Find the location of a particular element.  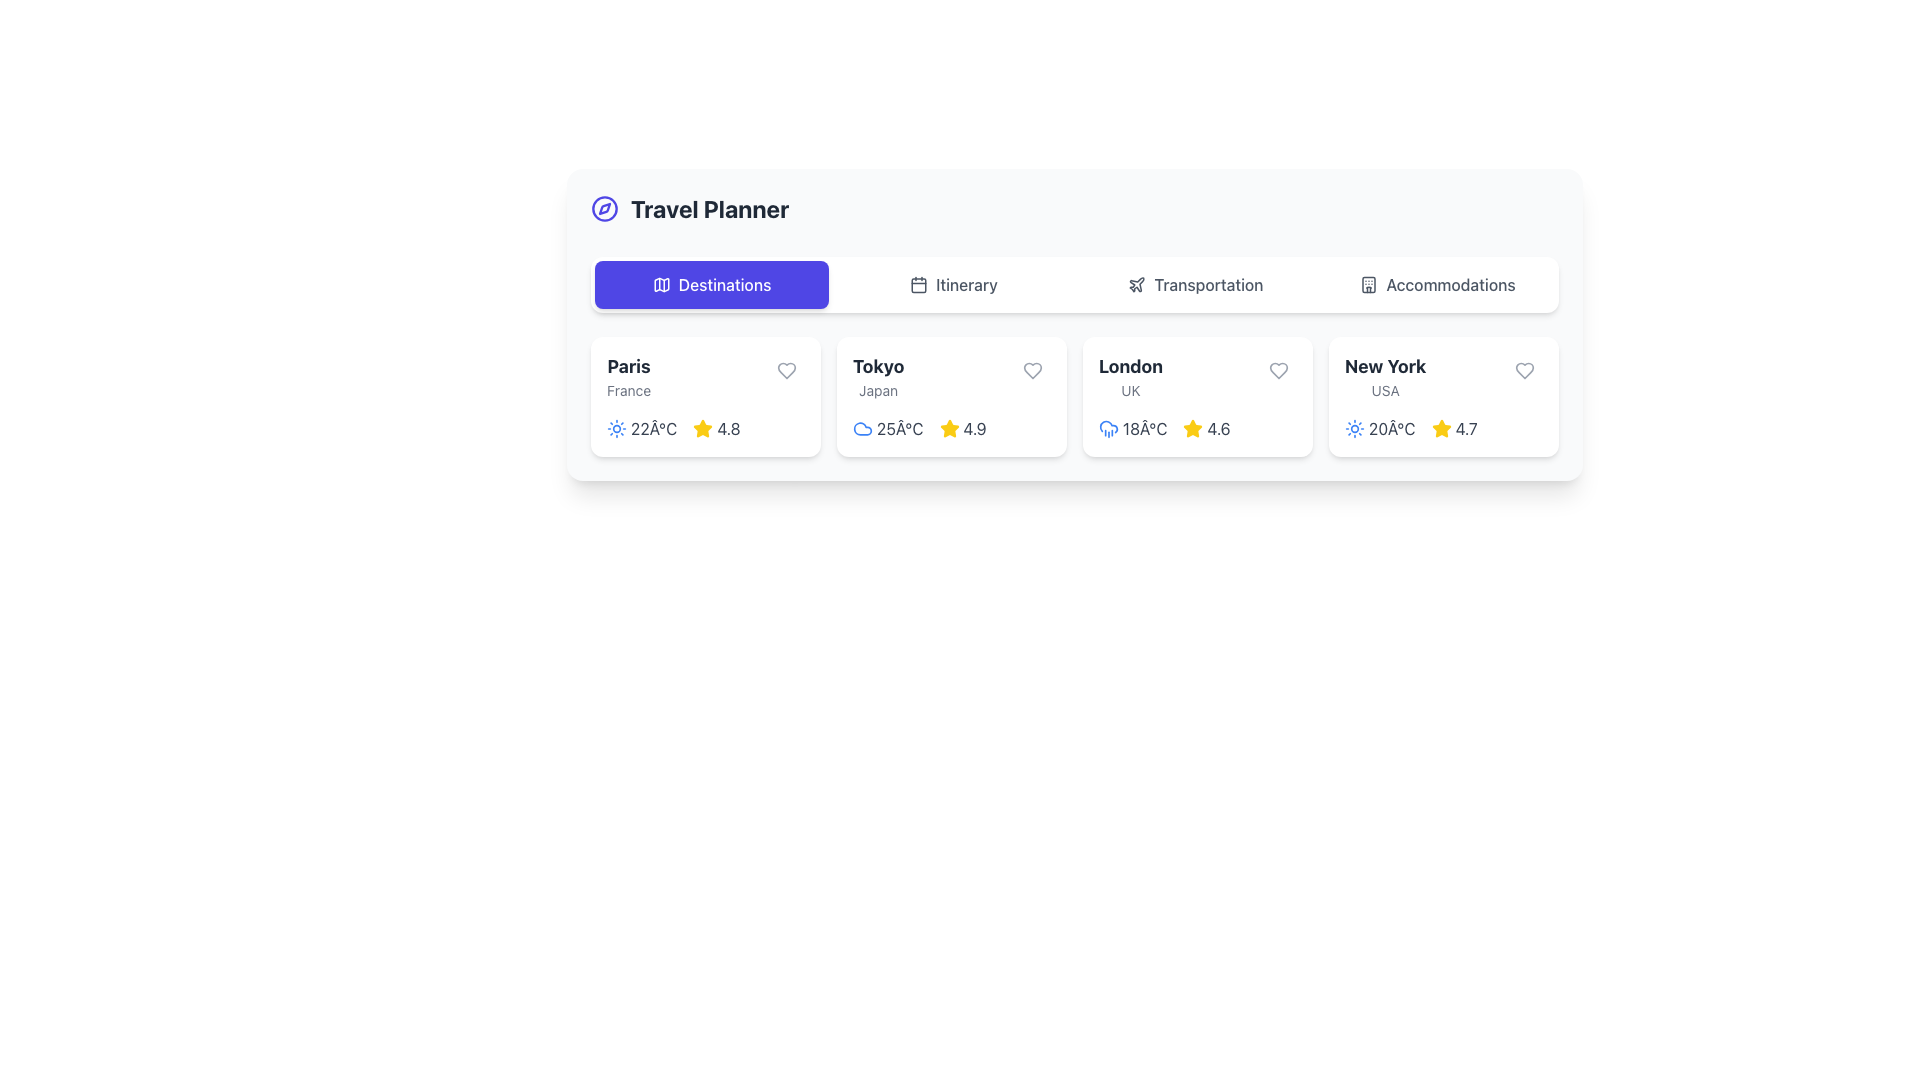

the label that provides the country name corresponding to the city 'Tokyo', located beneath the text 'Tokyo' in the second card of the 'Travel Planner' list is located at coordinates (878, 390).